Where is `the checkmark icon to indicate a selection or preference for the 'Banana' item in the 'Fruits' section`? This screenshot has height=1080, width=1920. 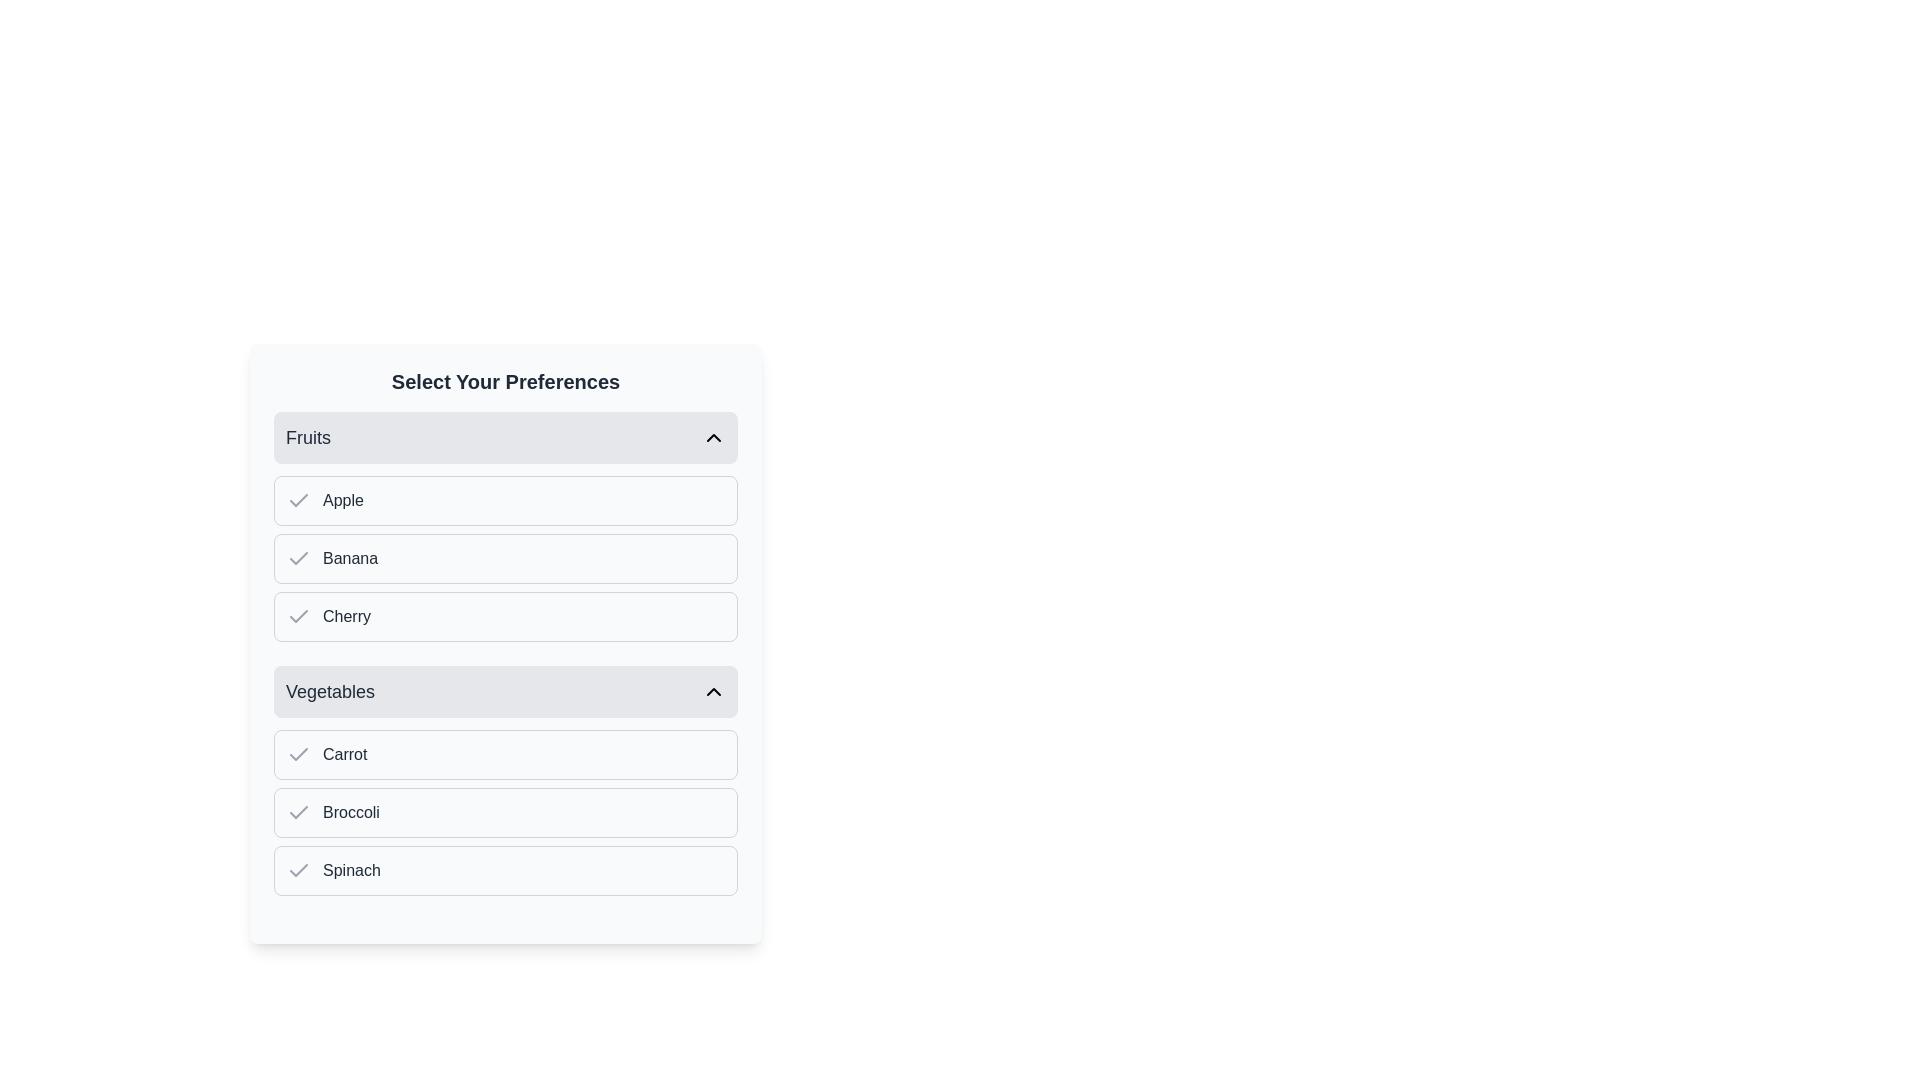 the checkmark icon to indicate a selection or preference for the 'Banana' item in the 'Fruits' section is located at coordinates (297, 558).